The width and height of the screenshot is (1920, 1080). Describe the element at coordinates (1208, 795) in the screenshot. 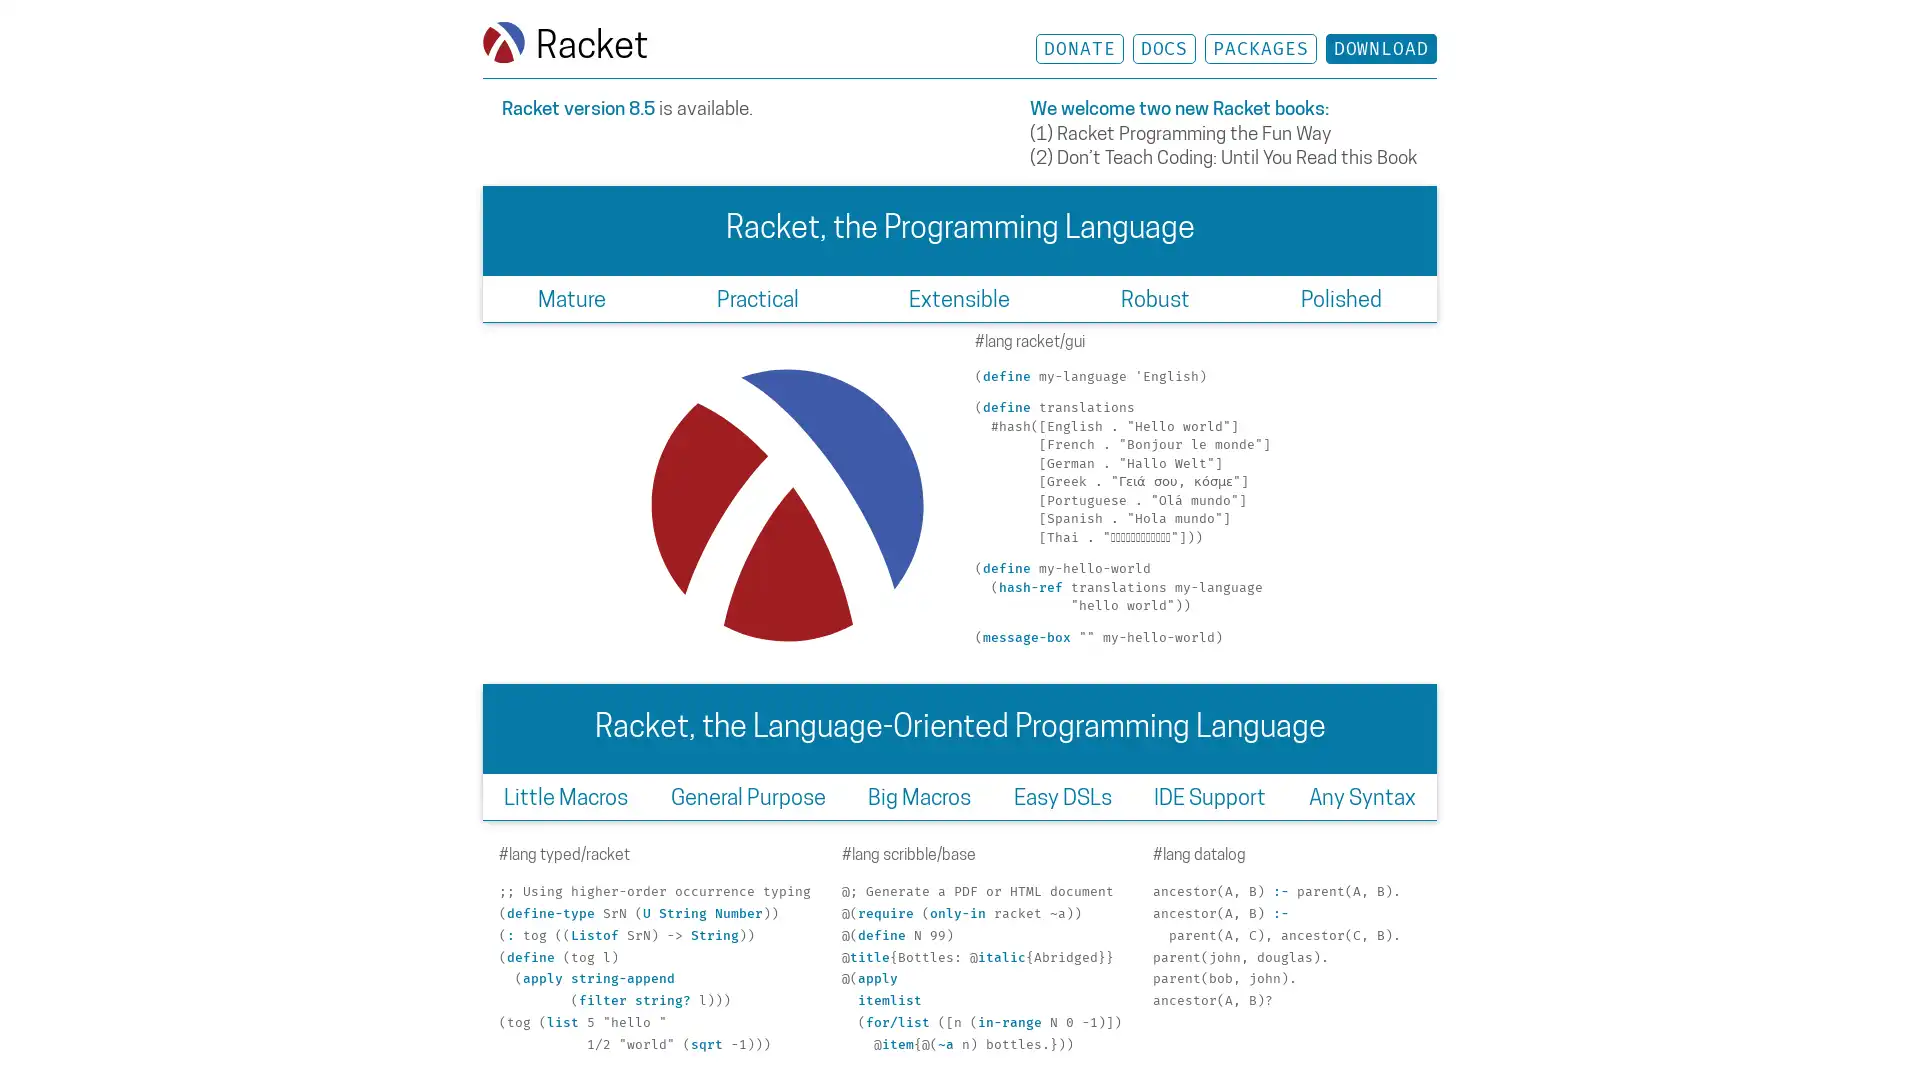

I see `IDE Support` at that location.